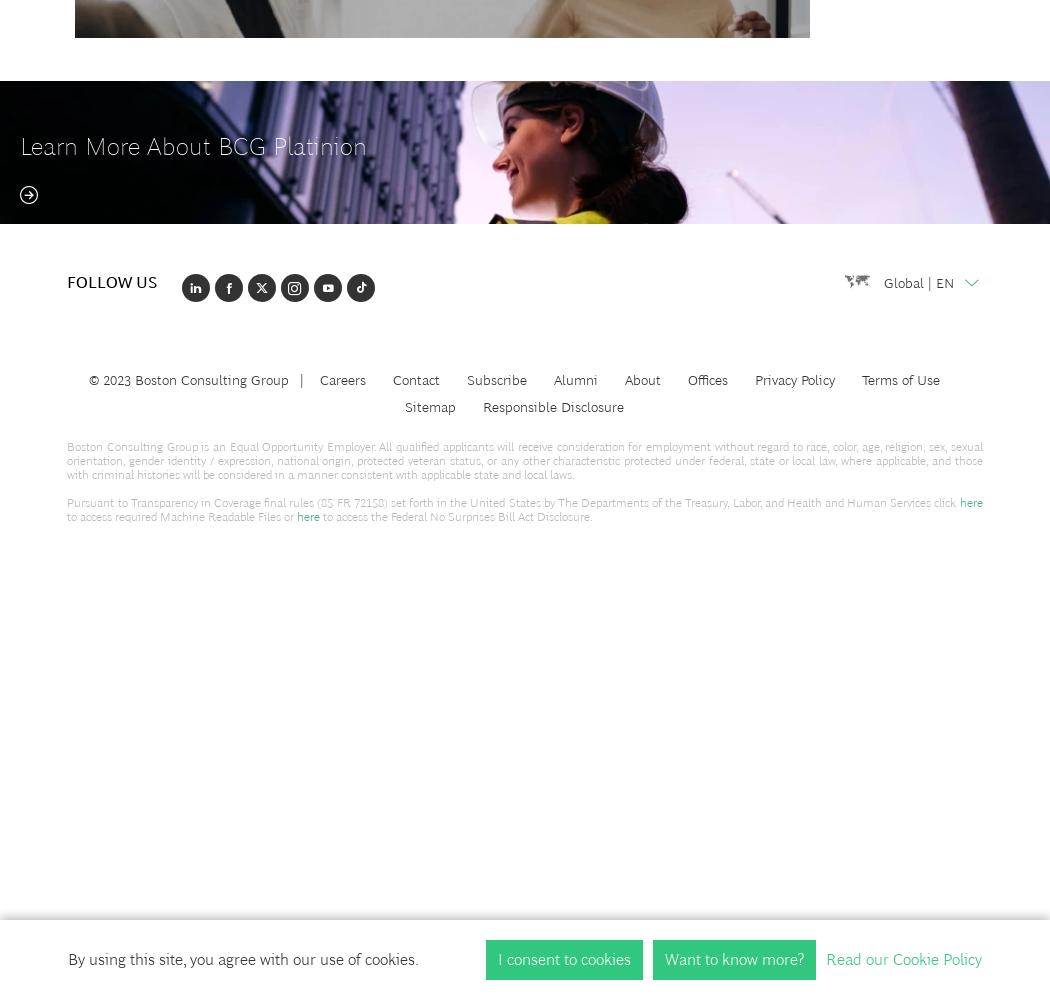 The height and width of the screenshot is (1000, 1050). I want to click on 'Sitemap', so click(428, 406).